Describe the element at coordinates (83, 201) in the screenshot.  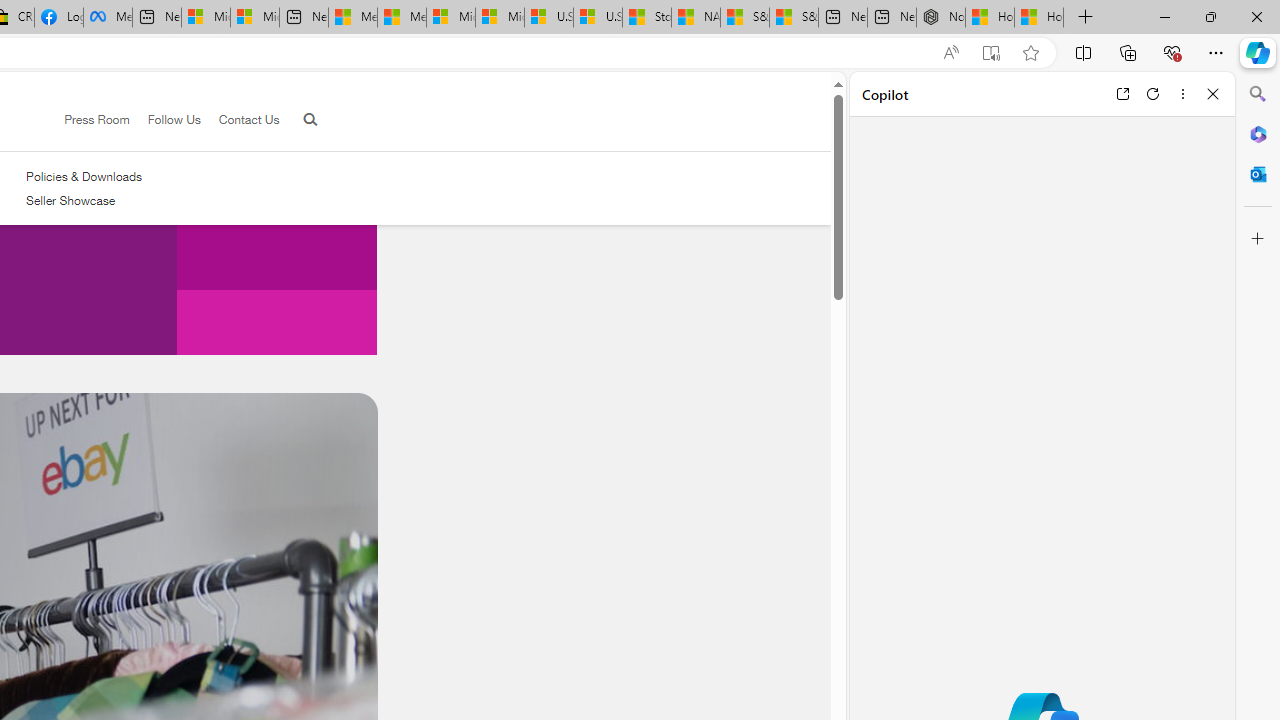
I see `'Seller Showcase'` at that location.